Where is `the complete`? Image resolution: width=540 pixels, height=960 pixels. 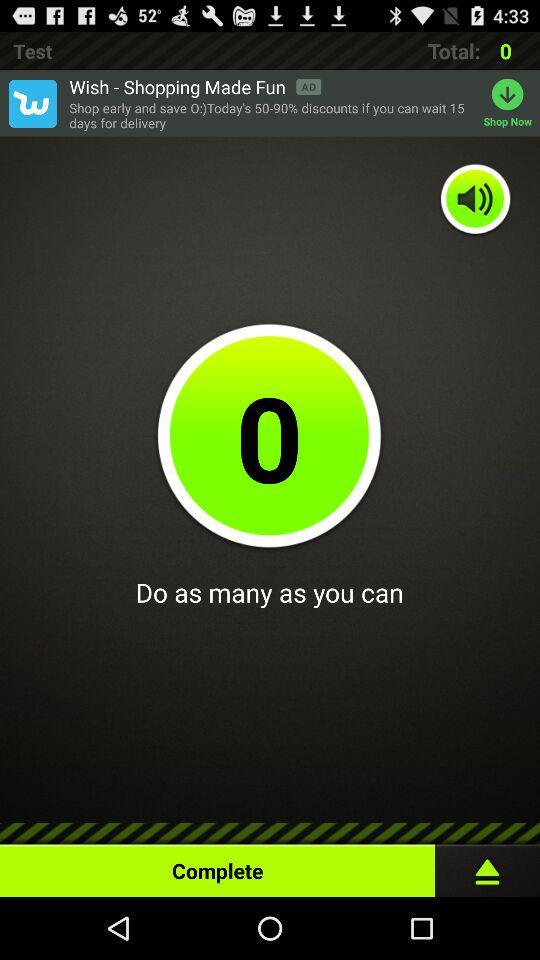
the complete is located at coordinates (216, 865).